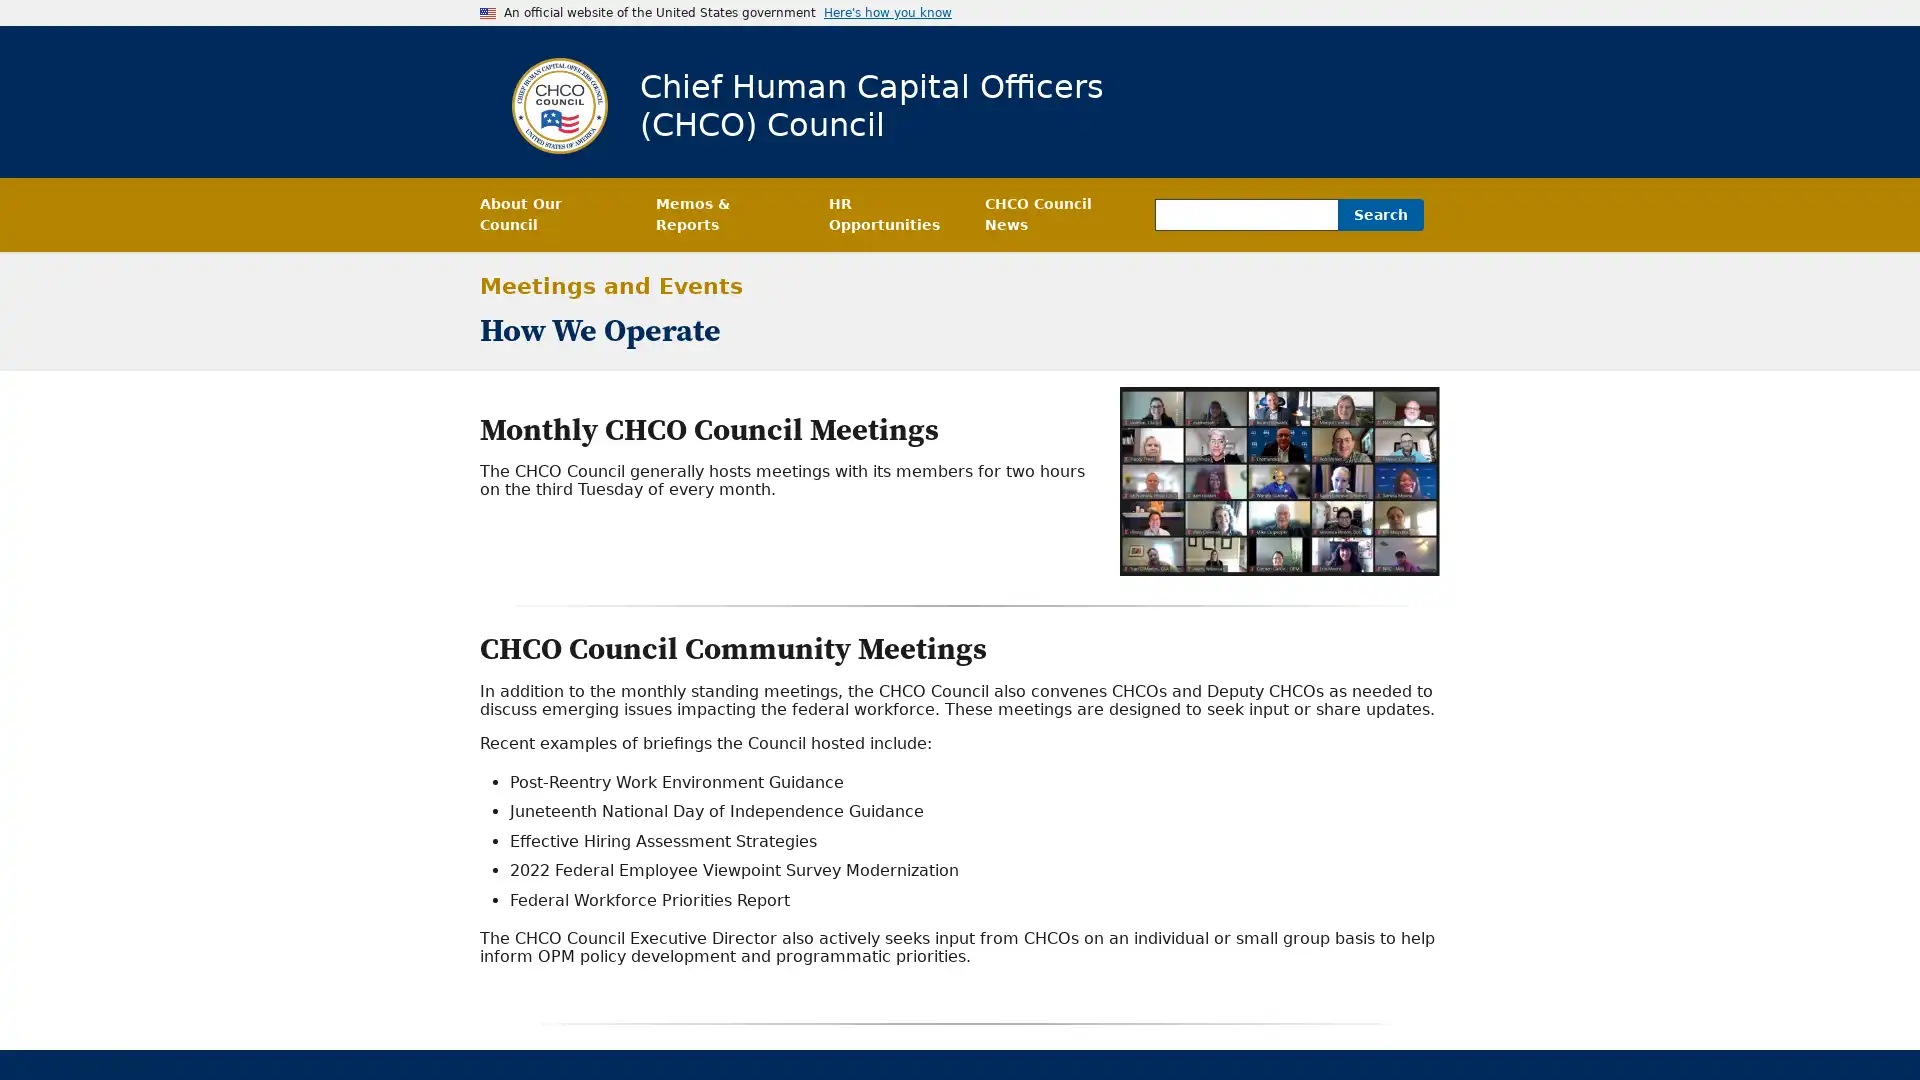 This screenshot has height=1080, width=1920. What do you see at coordinates (887, 12) in the screenshot?
I see `Here's how you know` at bounding box center [887, 12].